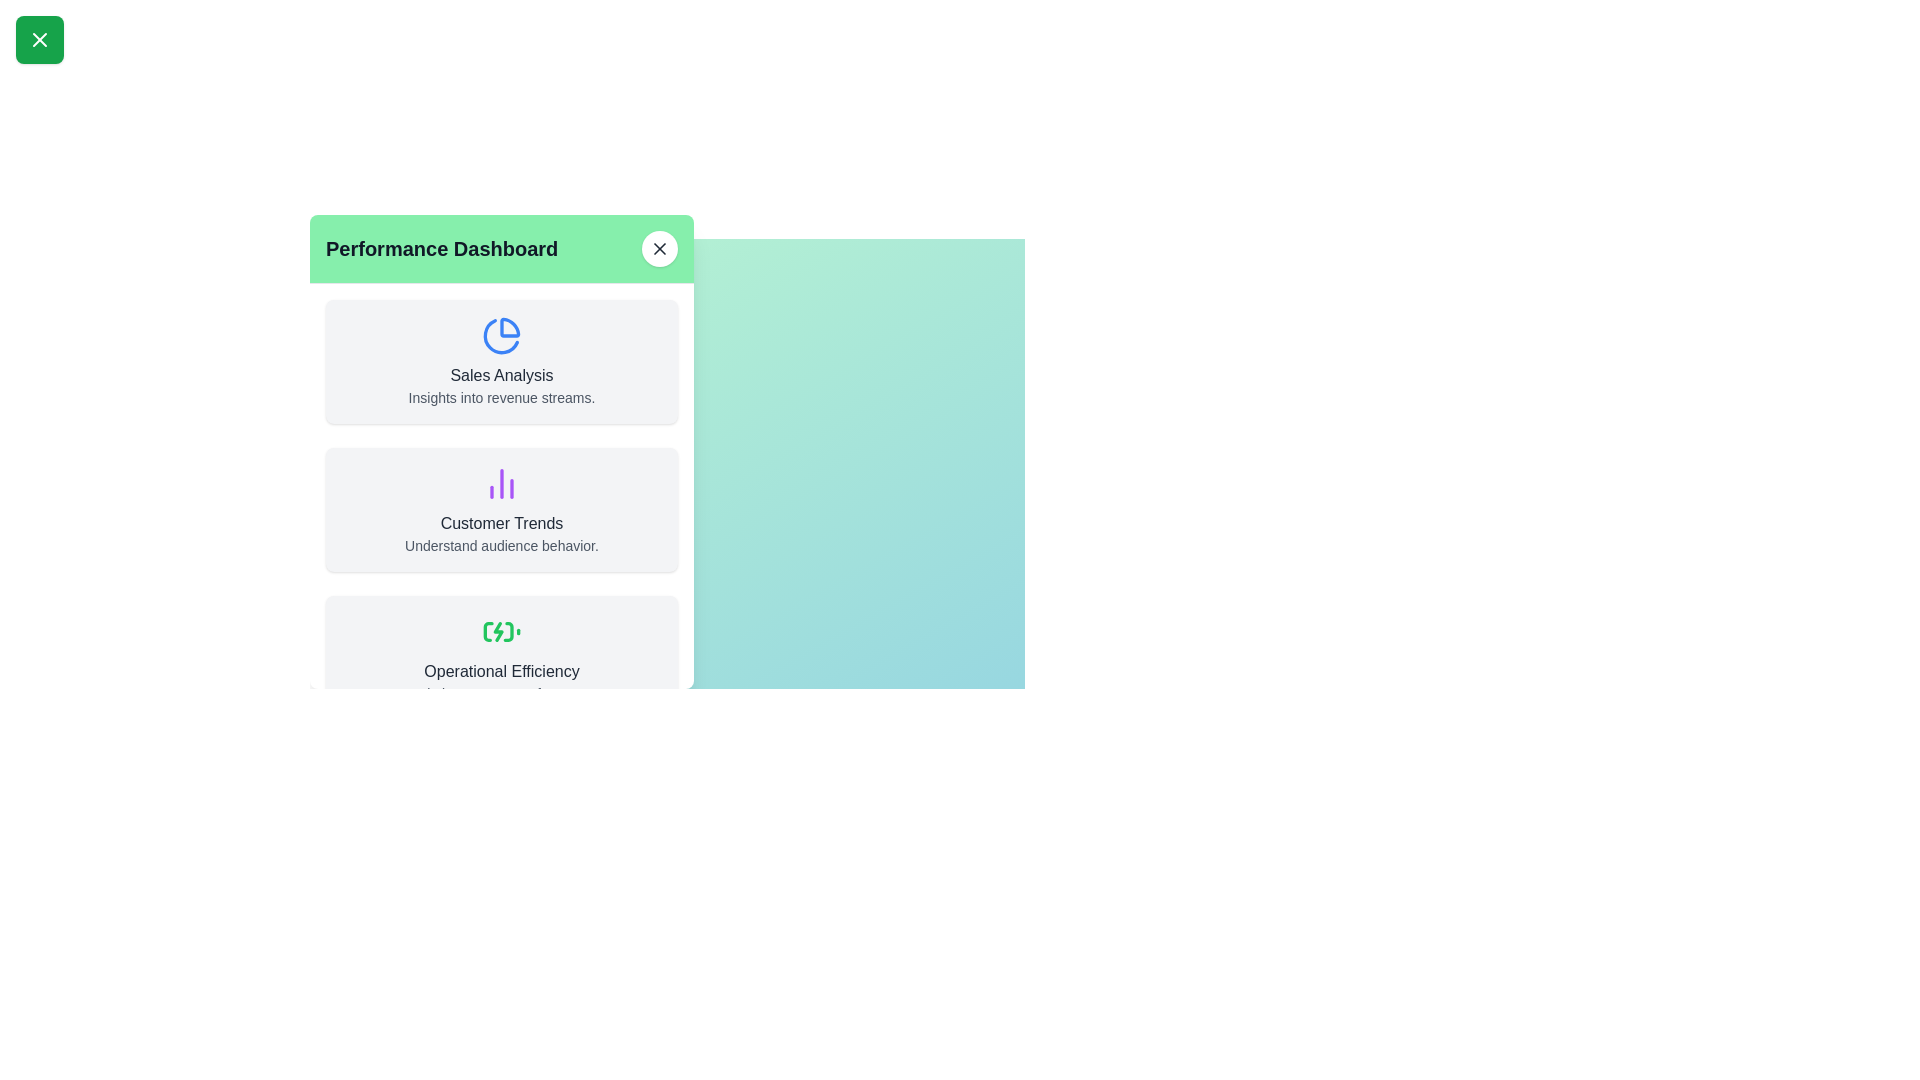 The width and height of the screenshot is (1920, 1080). Describe the element at coordinates (502, 362) in the screenshot. I see `the 'Sales Analysis' card, which is the first element in the vertical list below the 'Performance Dashboard' header` at that location.